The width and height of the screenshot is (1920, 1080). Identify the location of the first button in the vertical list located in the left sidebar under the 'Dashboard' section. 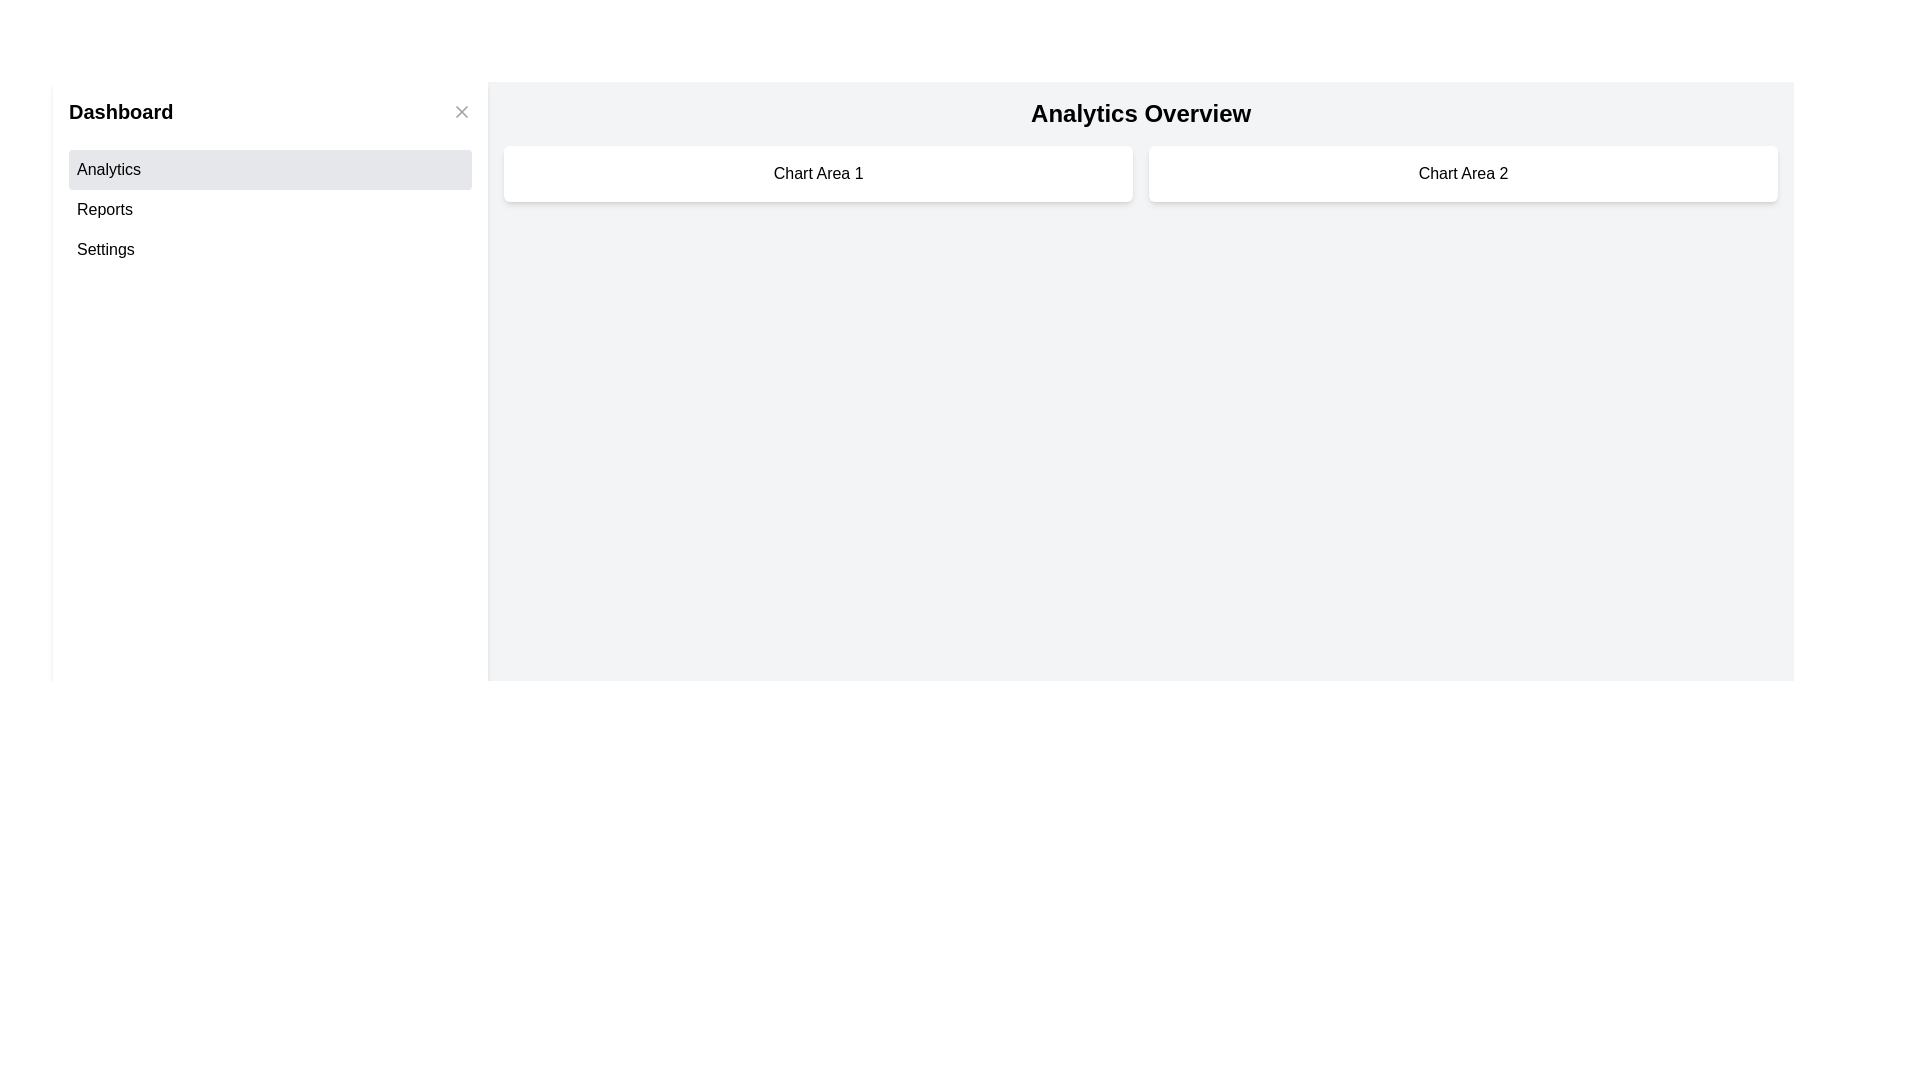
(269, 168).